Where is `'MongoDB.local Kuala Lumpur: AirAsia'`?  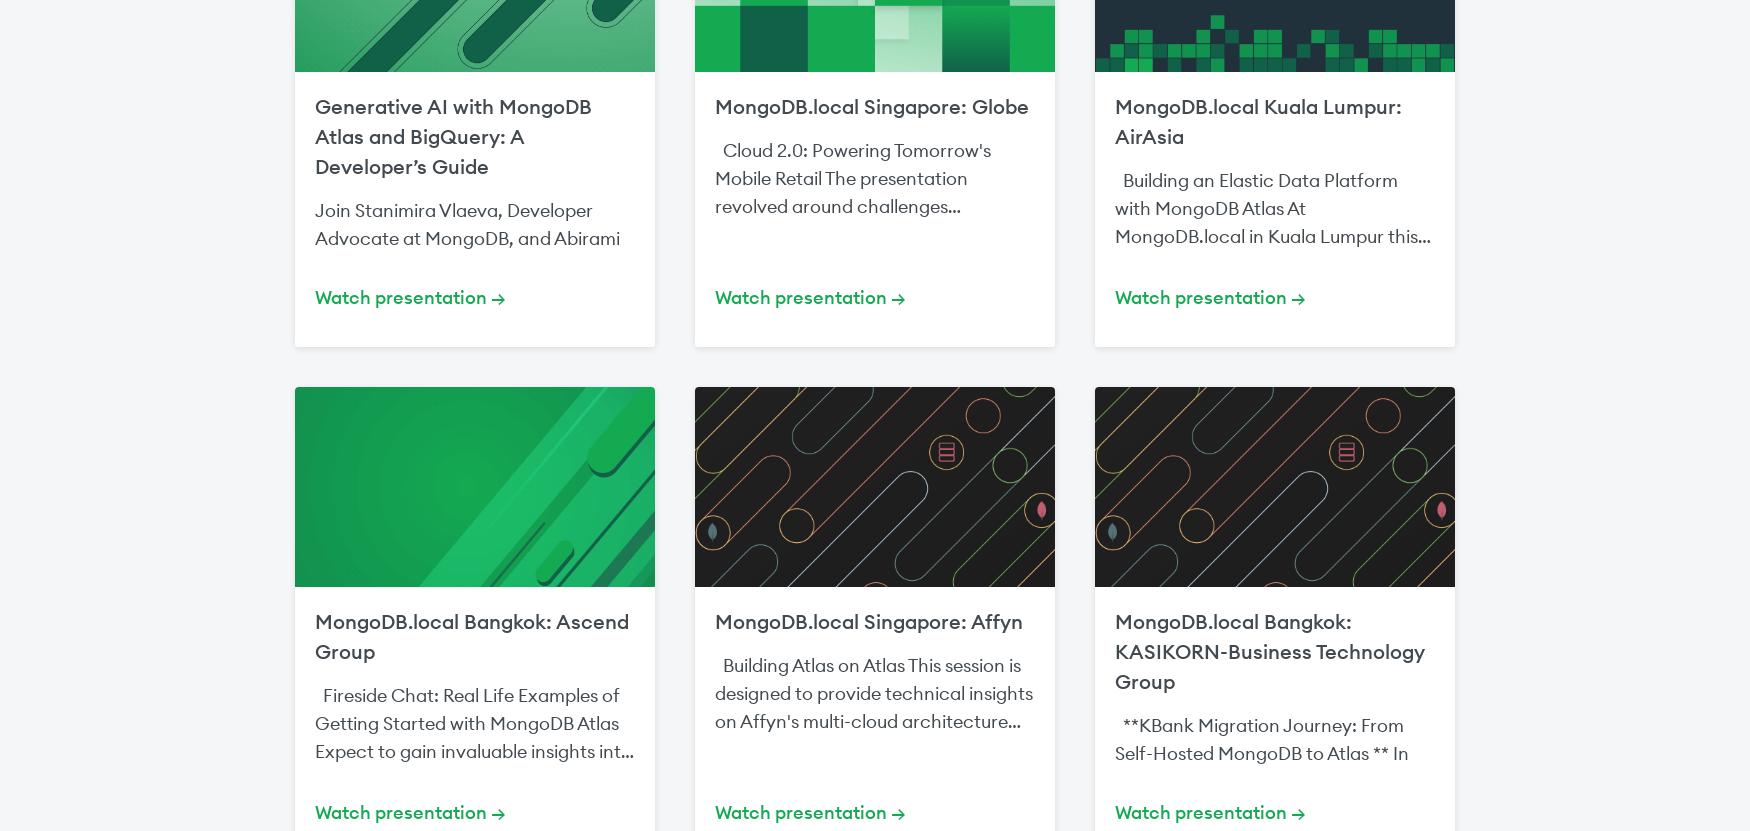 'MongoDB.local Kuala Lumpur: AirAsia' is located at coordinates (1257, 121).